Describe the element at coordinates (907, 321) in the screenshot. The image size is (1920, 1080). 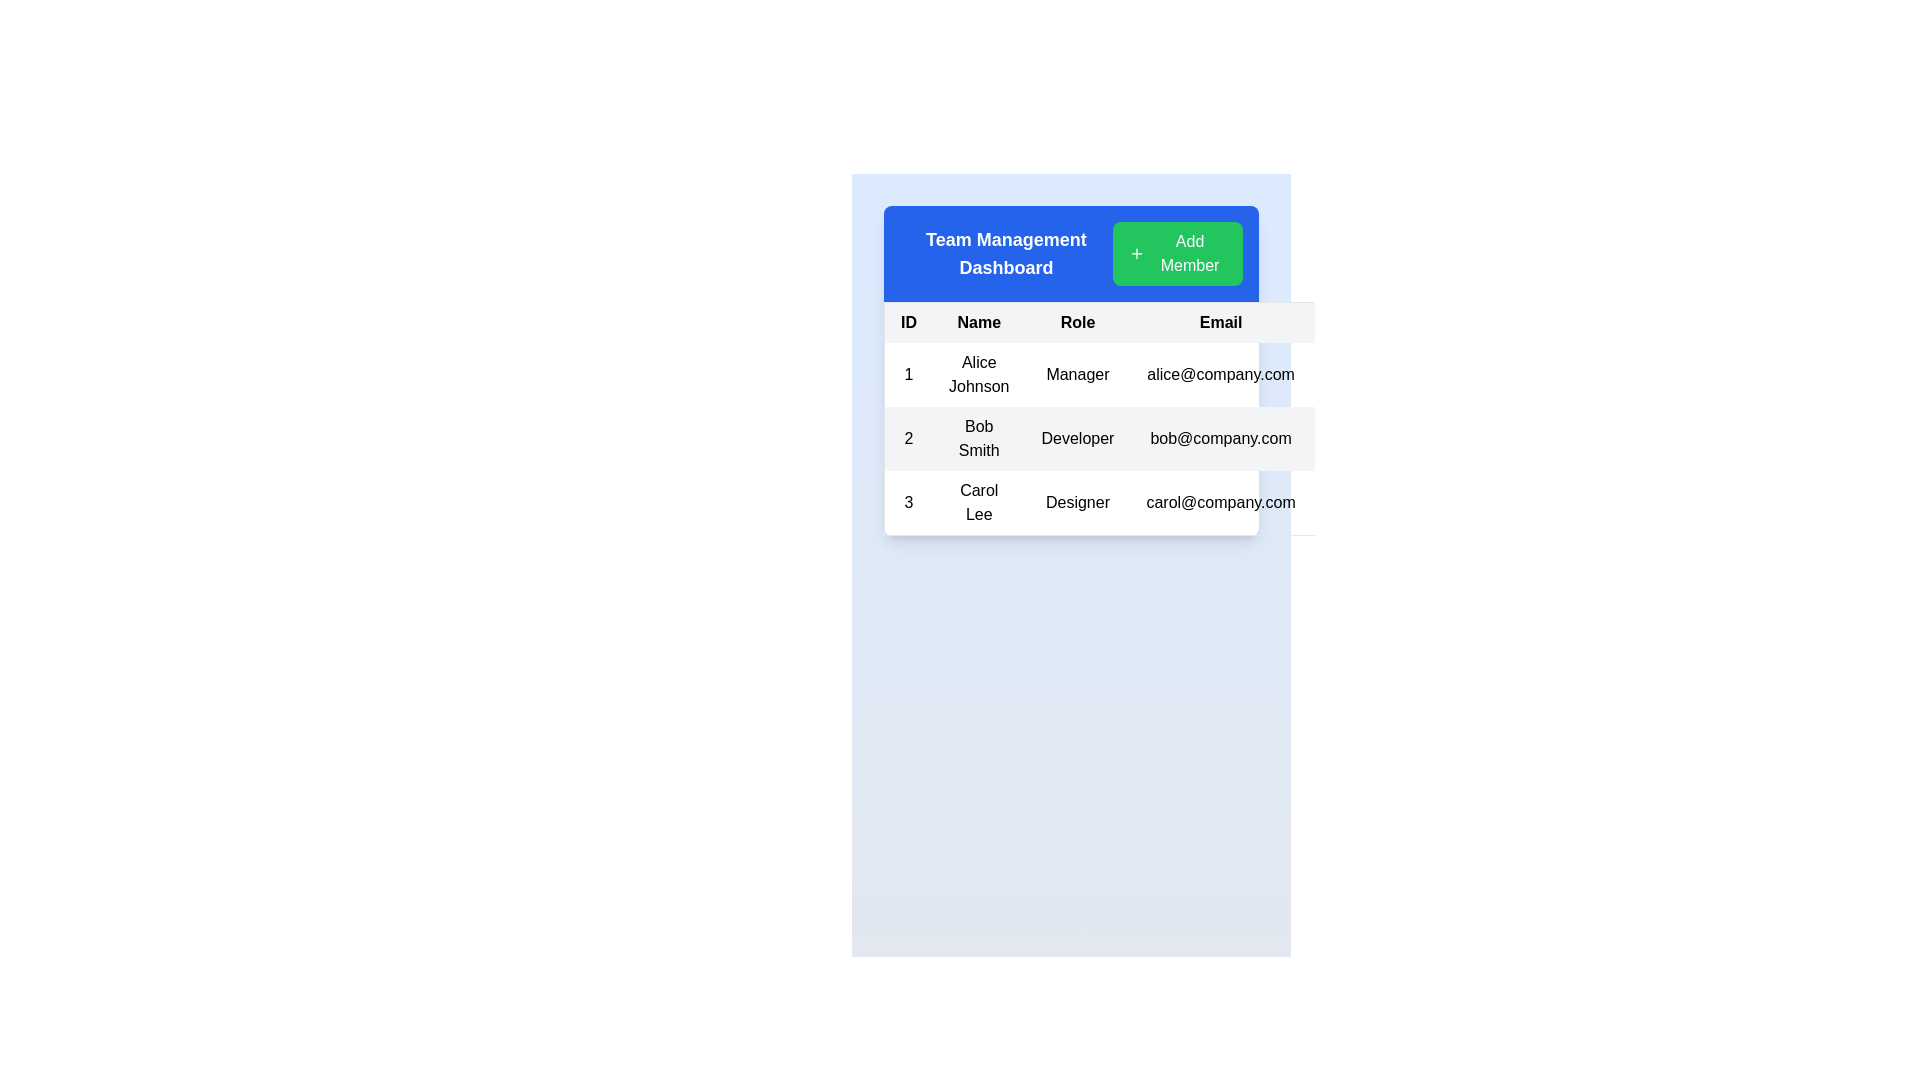
I see `the Table Header Cell displaying the label 'ID' in bold, sans-serif font, located in the top-left corner of the table` at that location.